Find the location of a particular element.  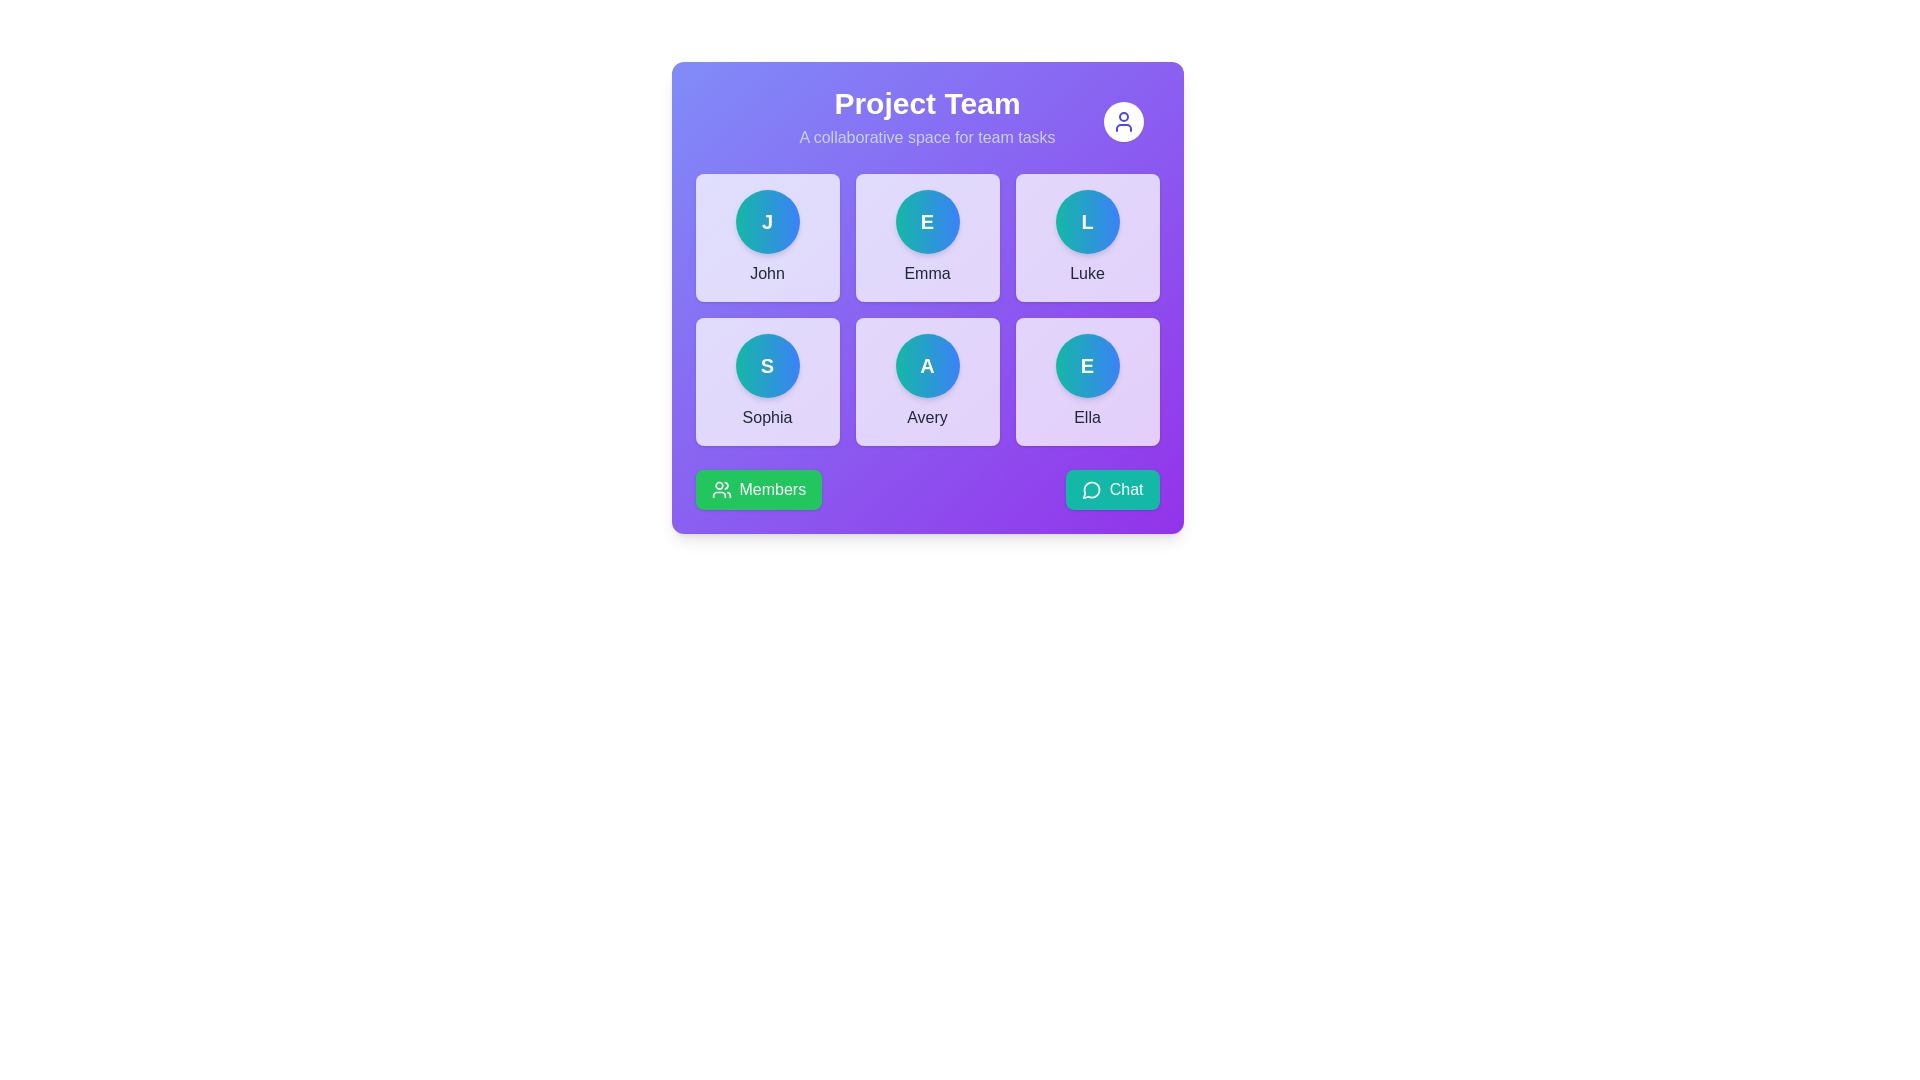

the static text label that summarizes the purpose of the module, positioned beneath the 'Project Team' text and centrally above the grid layout of icons is located at coordinates (926, 137).